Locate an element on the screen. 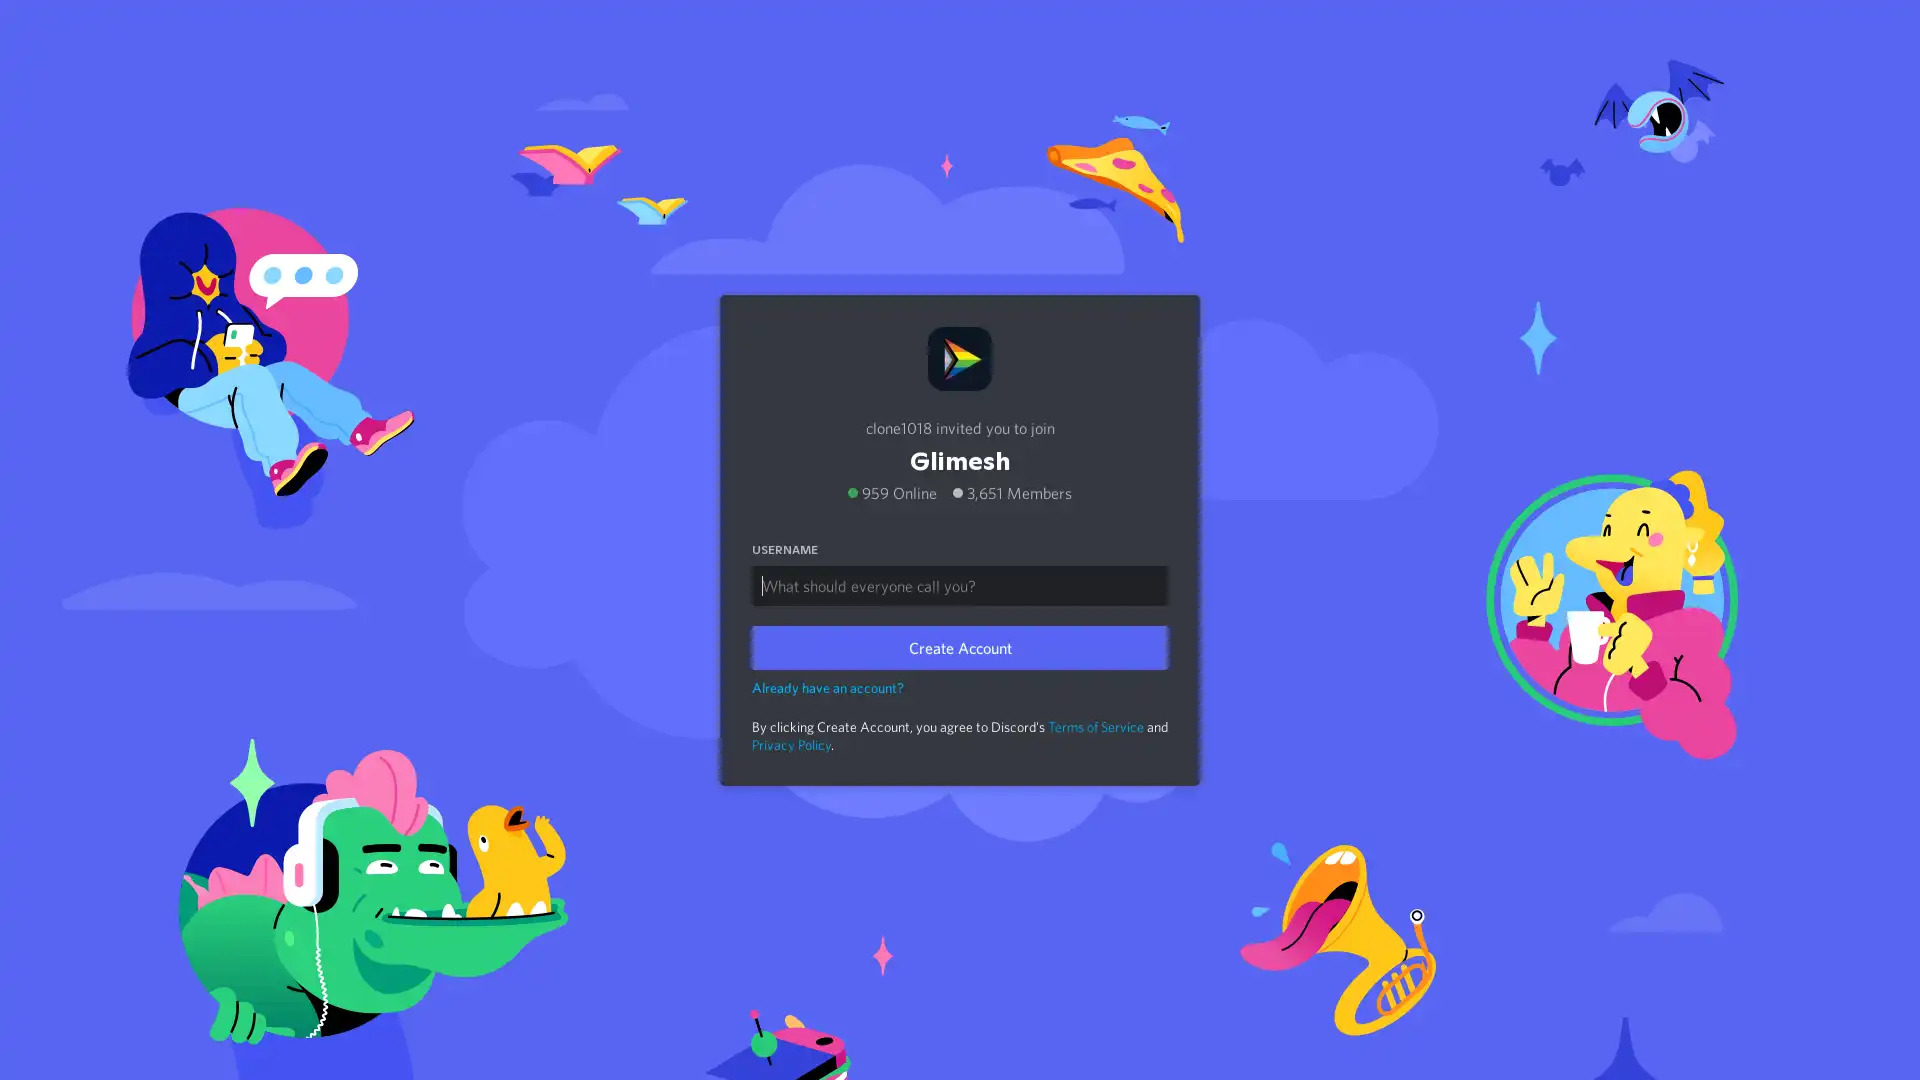 This screenshot has width=1920, height=1080. Create Account is located at coordinates (960, 647).